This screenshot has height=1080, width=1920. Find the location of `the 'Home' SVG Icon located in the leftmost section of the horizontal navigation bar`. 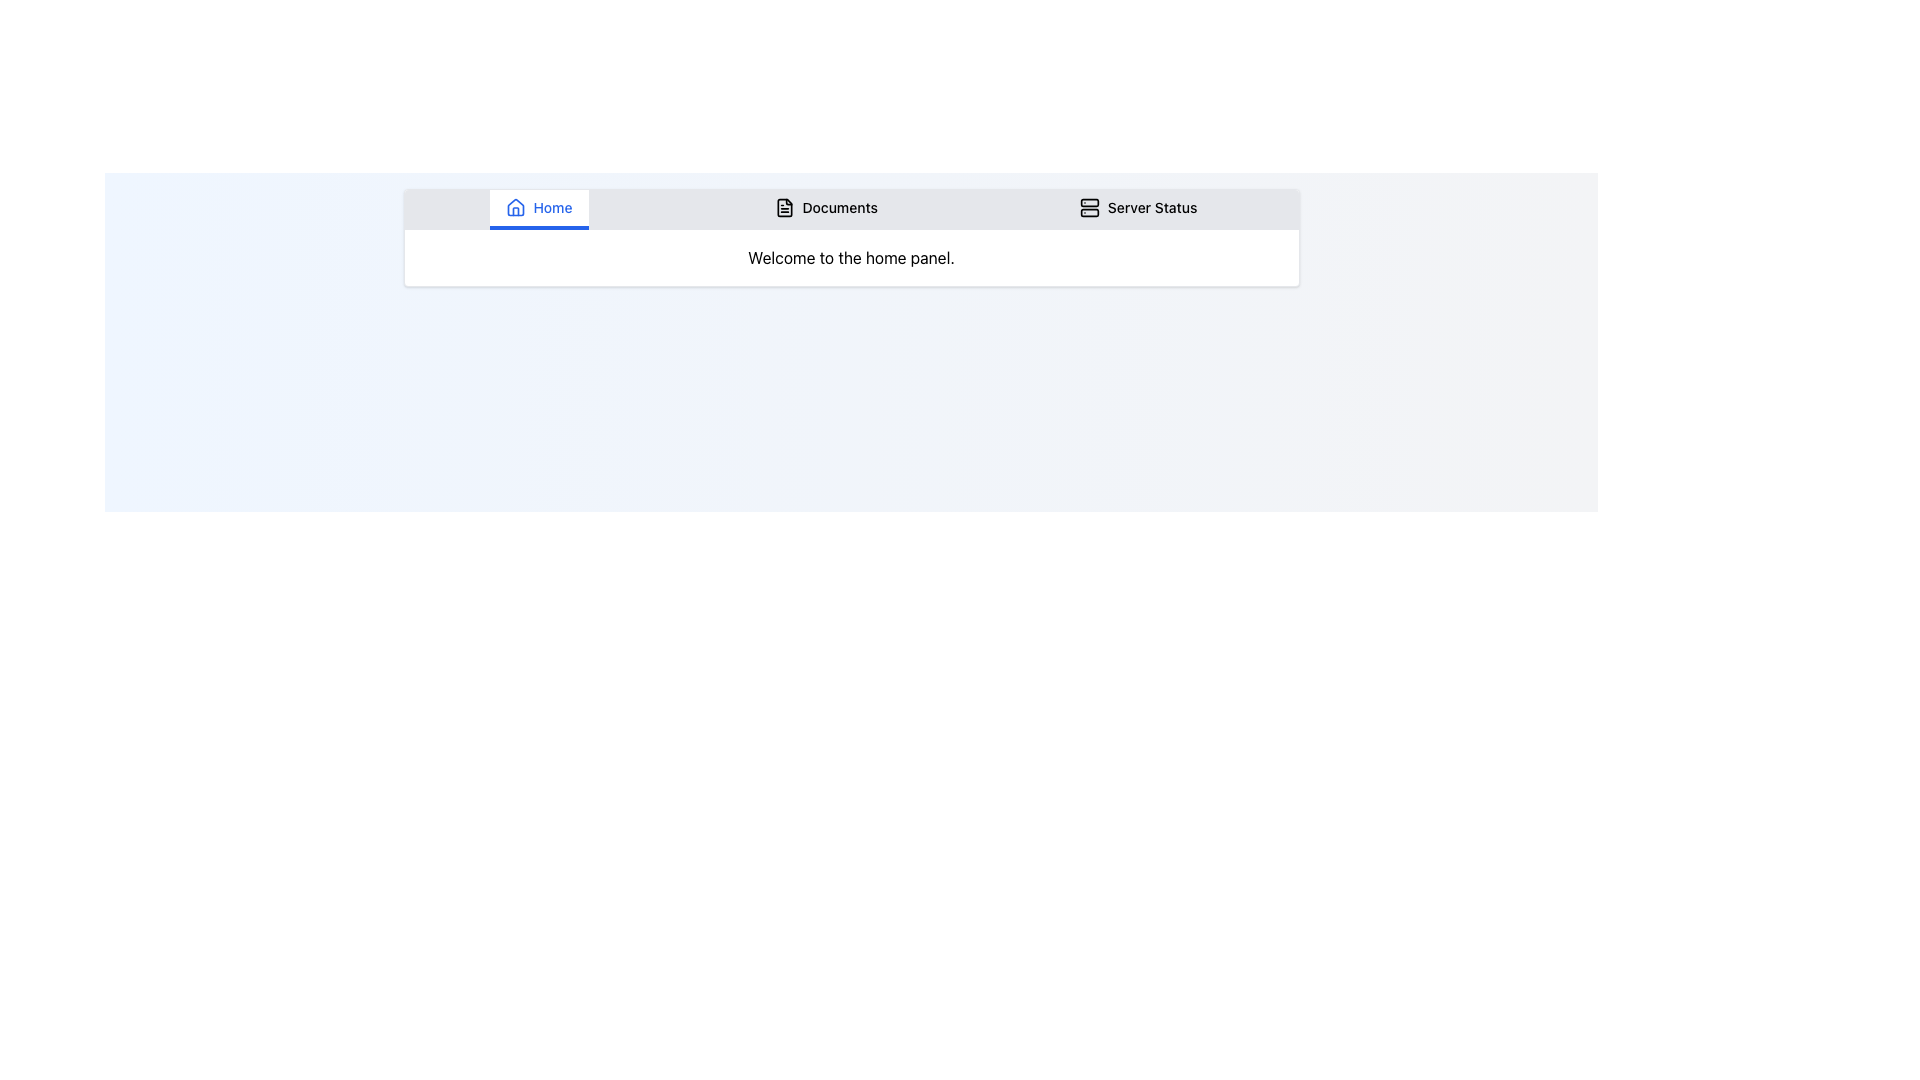

the 'Home' SVG Icon located in the leftmost section of the horizontal navigation bar is located at coordinates (515, 208).